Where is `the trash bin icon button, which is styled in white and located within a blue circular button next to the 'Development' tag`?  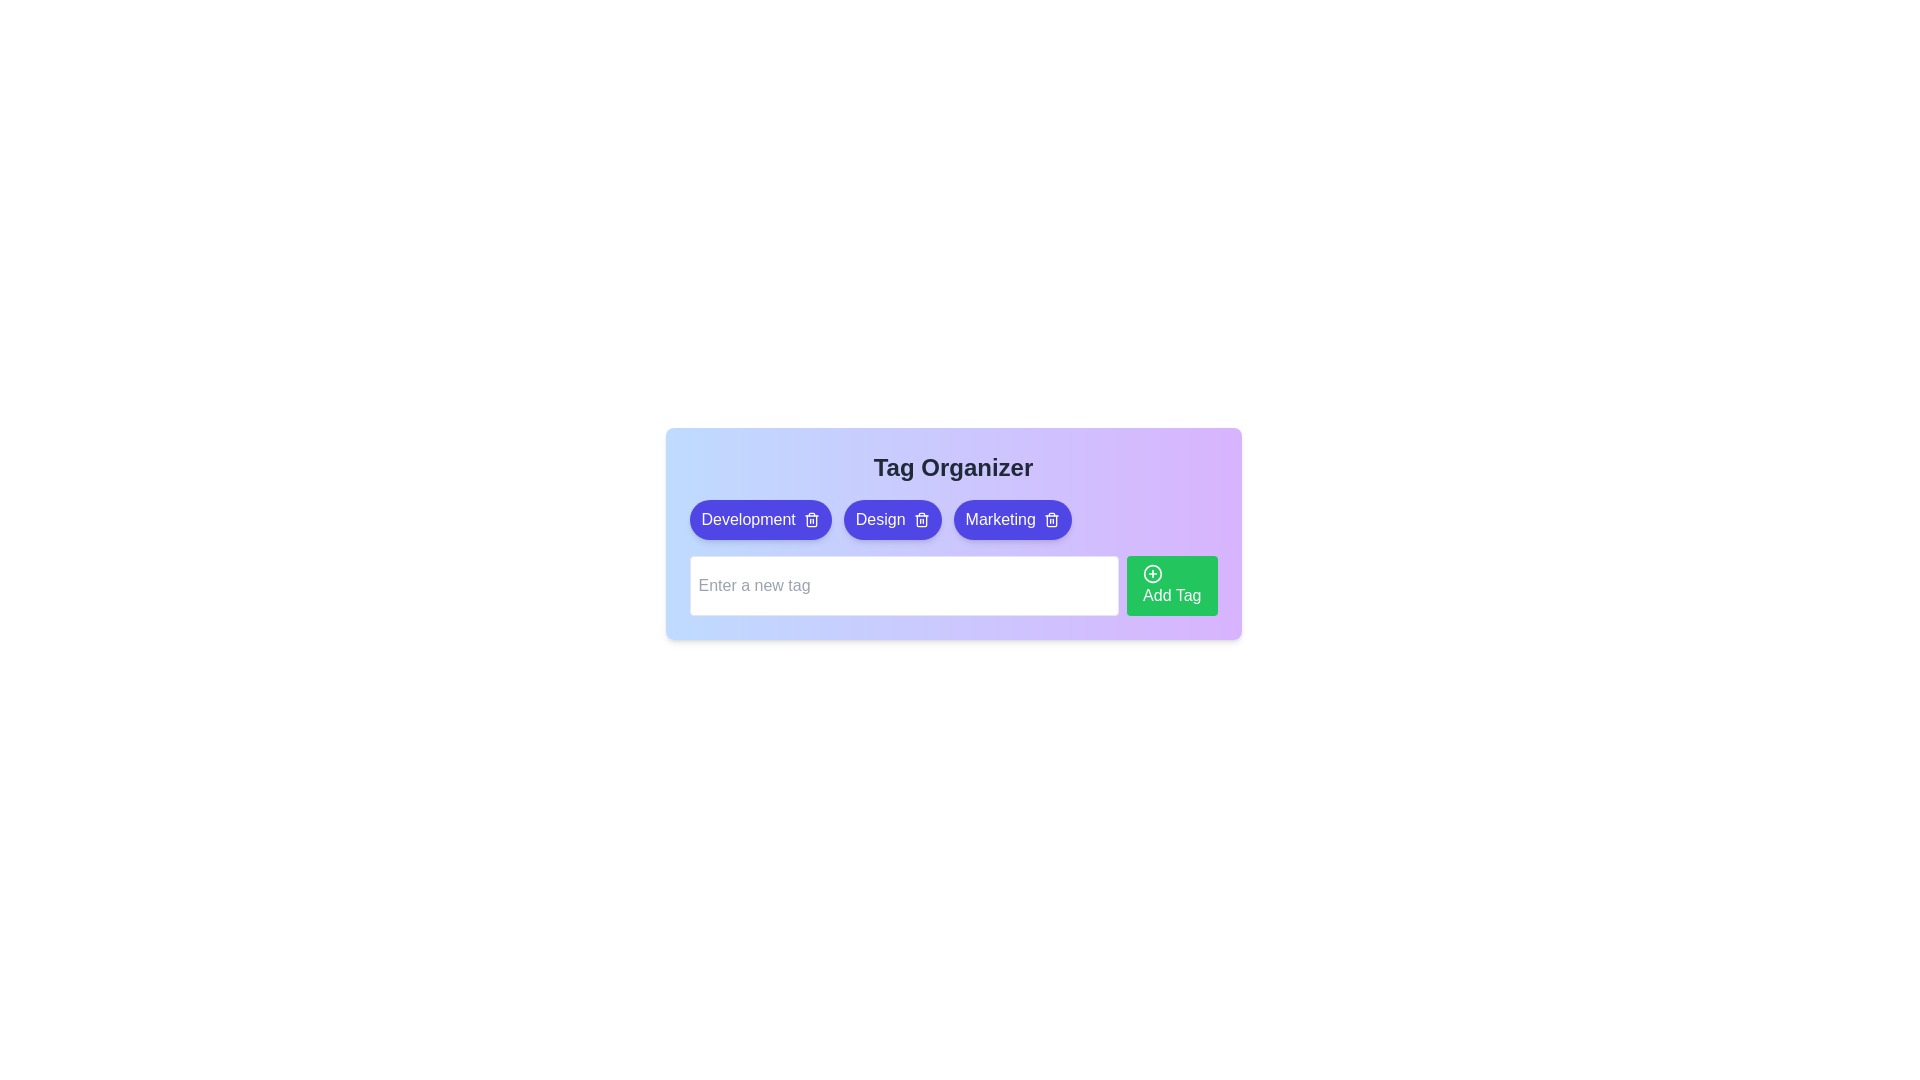 the trash bin icon button, which is styled in white and located within a blue circular button next to the 'Development' tag is located at coordinates (811, 519).